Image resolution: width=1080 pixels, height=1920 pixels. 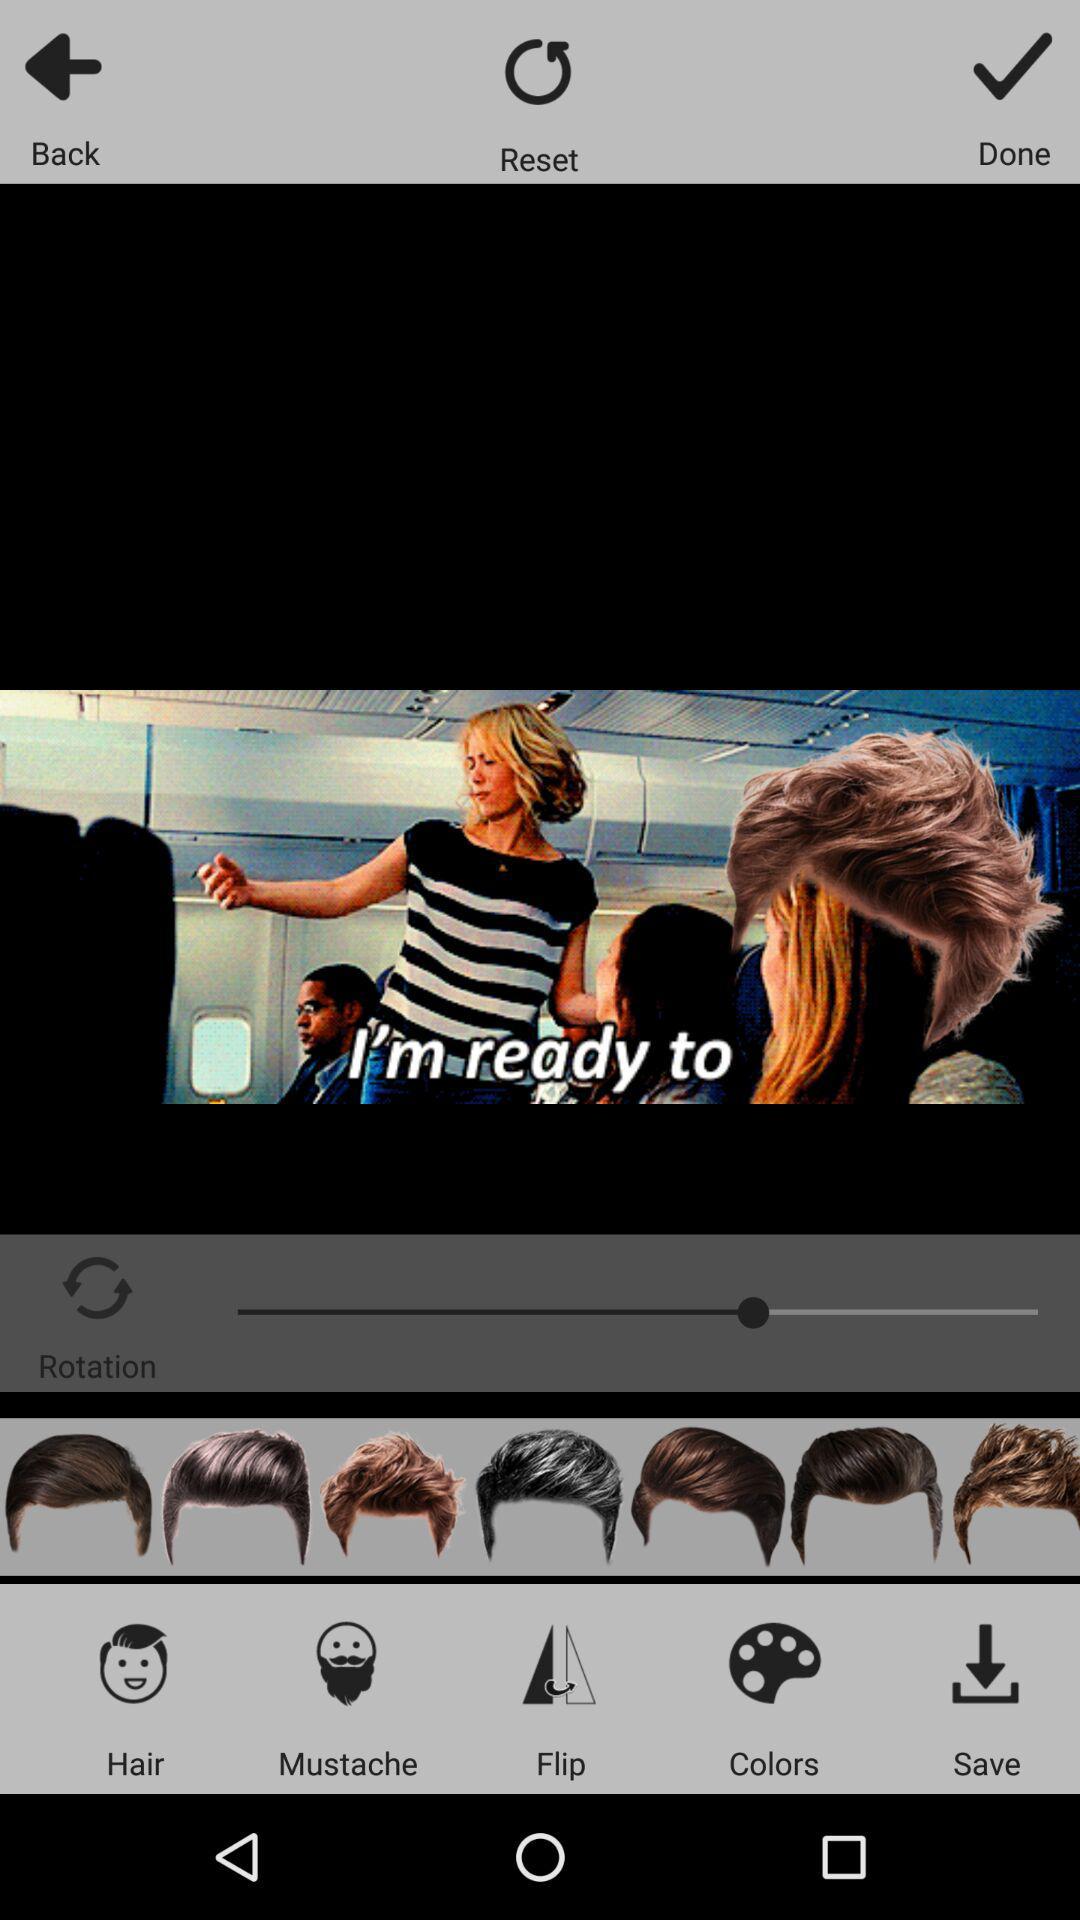 I want to click on go back, so click(x=64, y=65).